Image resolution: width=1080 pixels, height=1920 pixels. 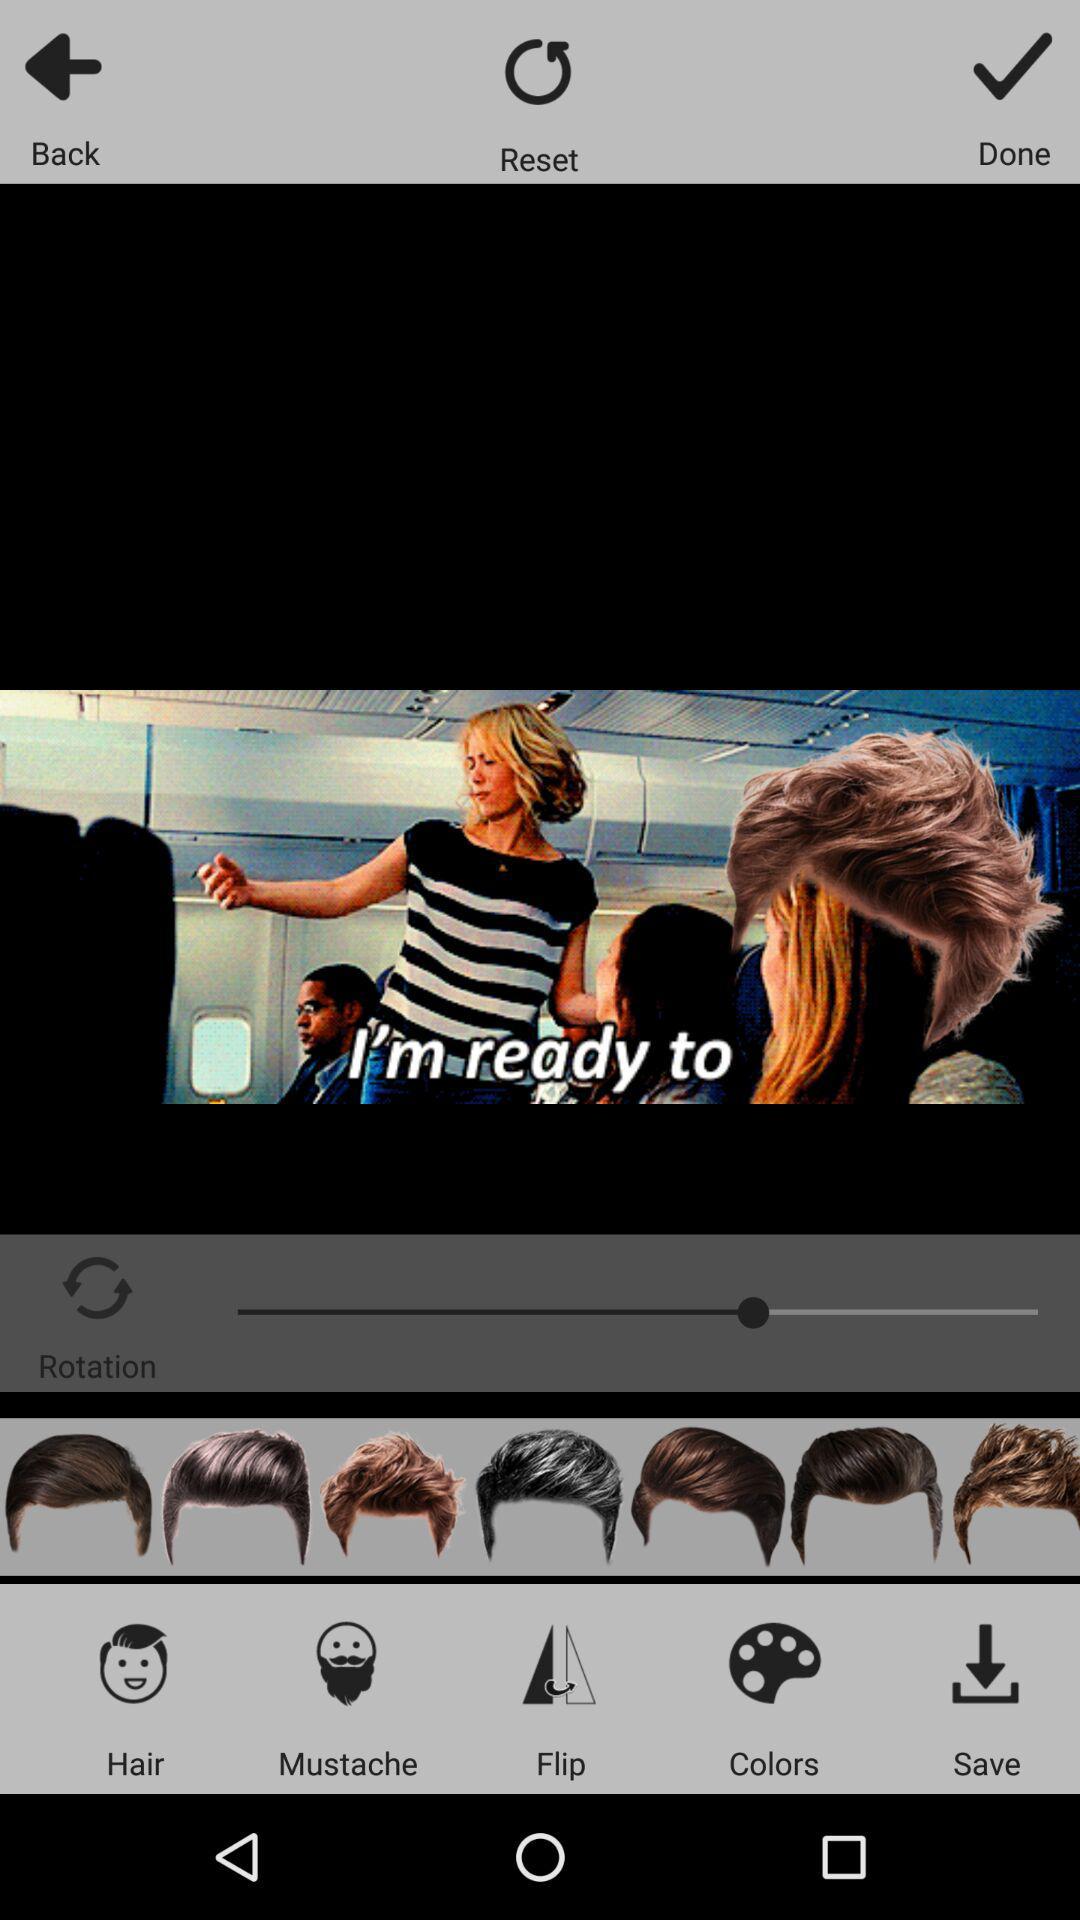 I want to click on go back, so click(x=64, y=65).